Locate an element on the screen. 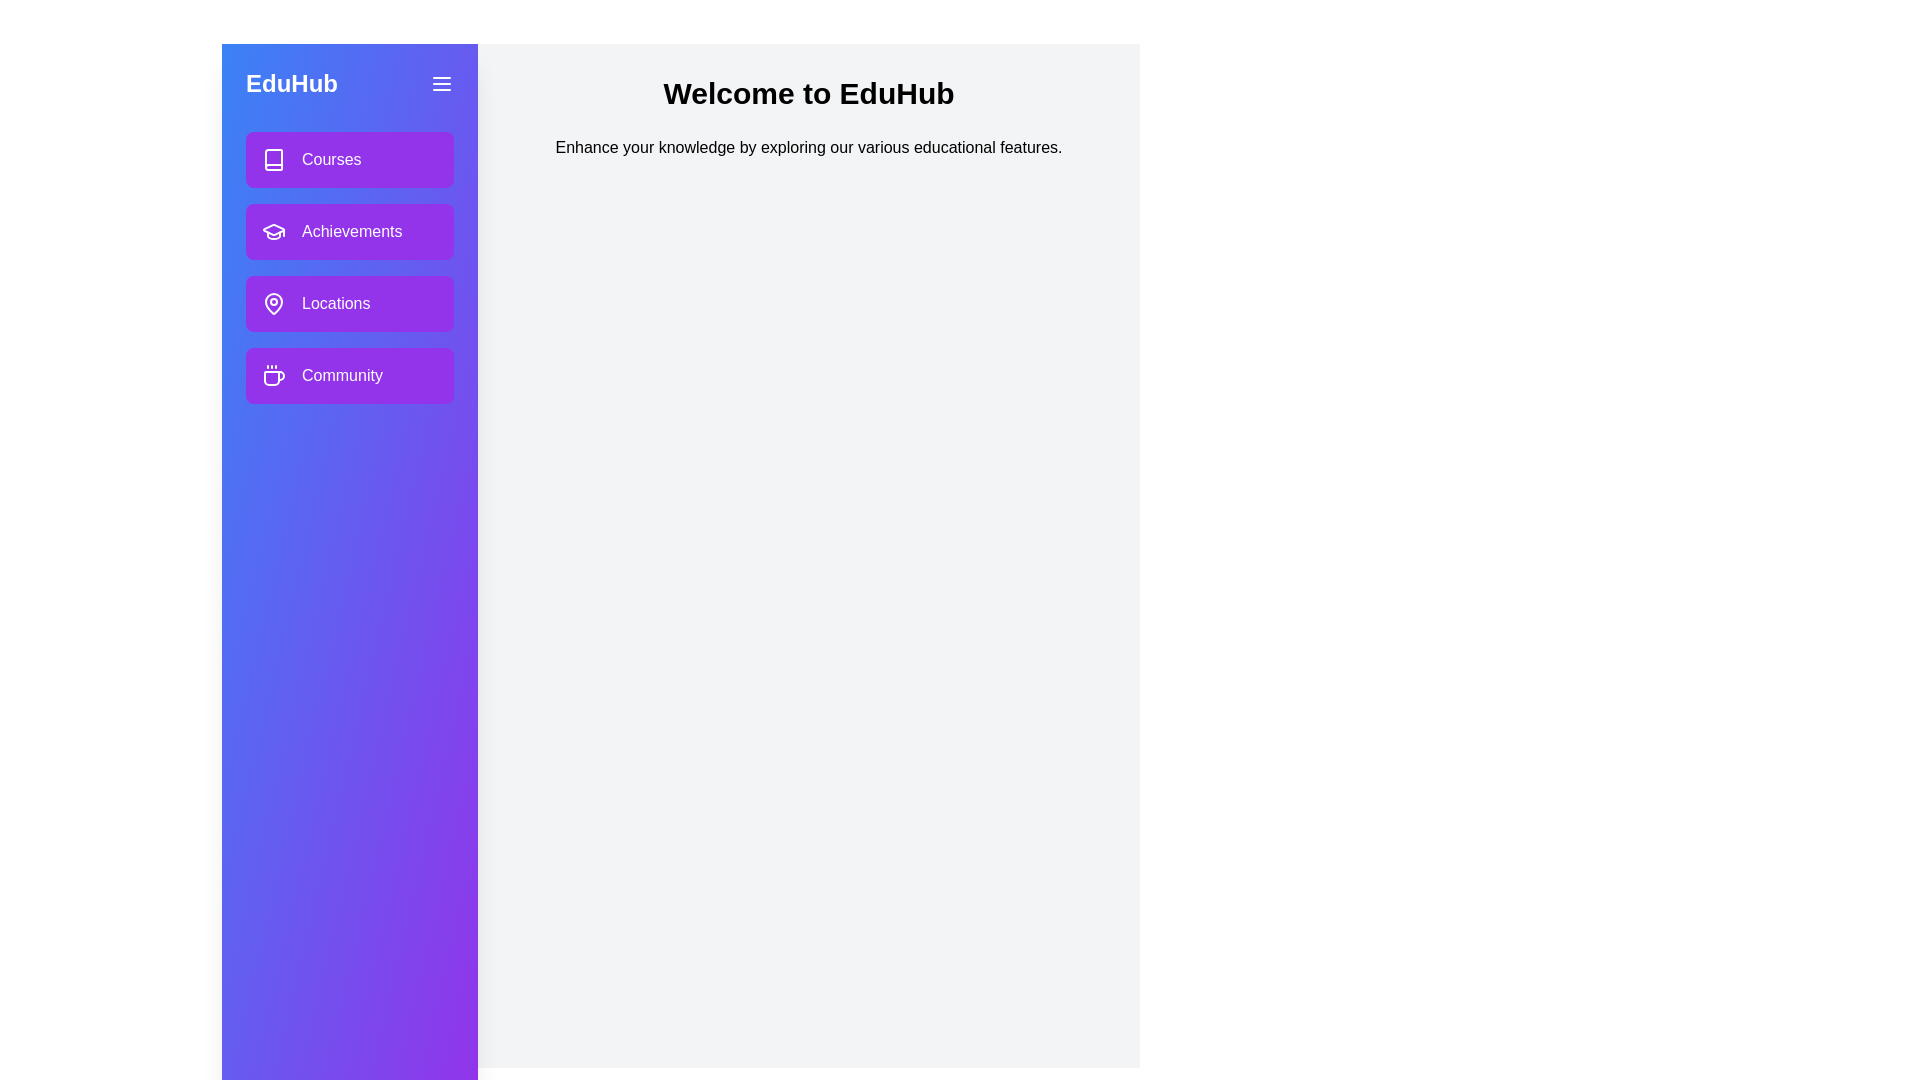 The height and width of the screenshot is (1080, 1920). the section labeled Achievements to observe the hover effect is located at coordinates (350, 230).